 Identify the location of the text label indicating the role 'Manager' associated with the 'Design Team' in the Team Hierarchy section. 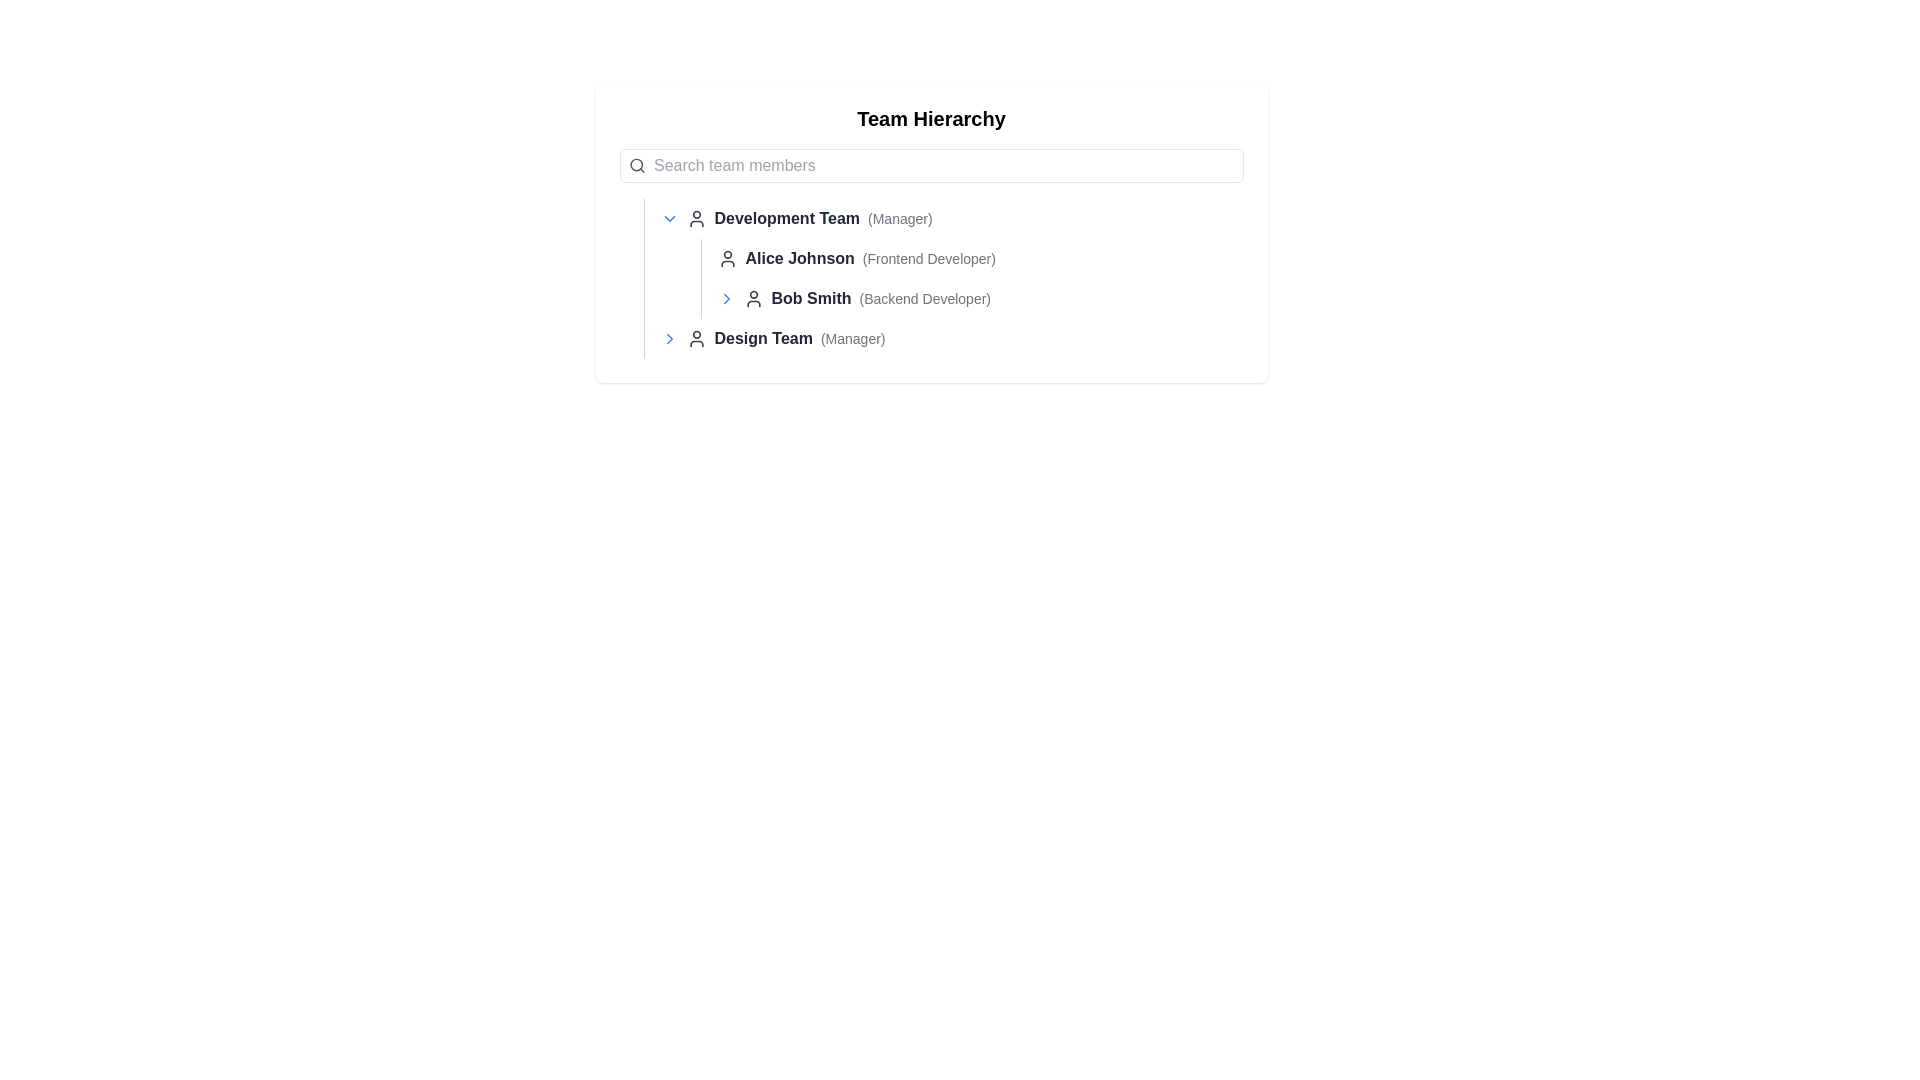
(853, 338).